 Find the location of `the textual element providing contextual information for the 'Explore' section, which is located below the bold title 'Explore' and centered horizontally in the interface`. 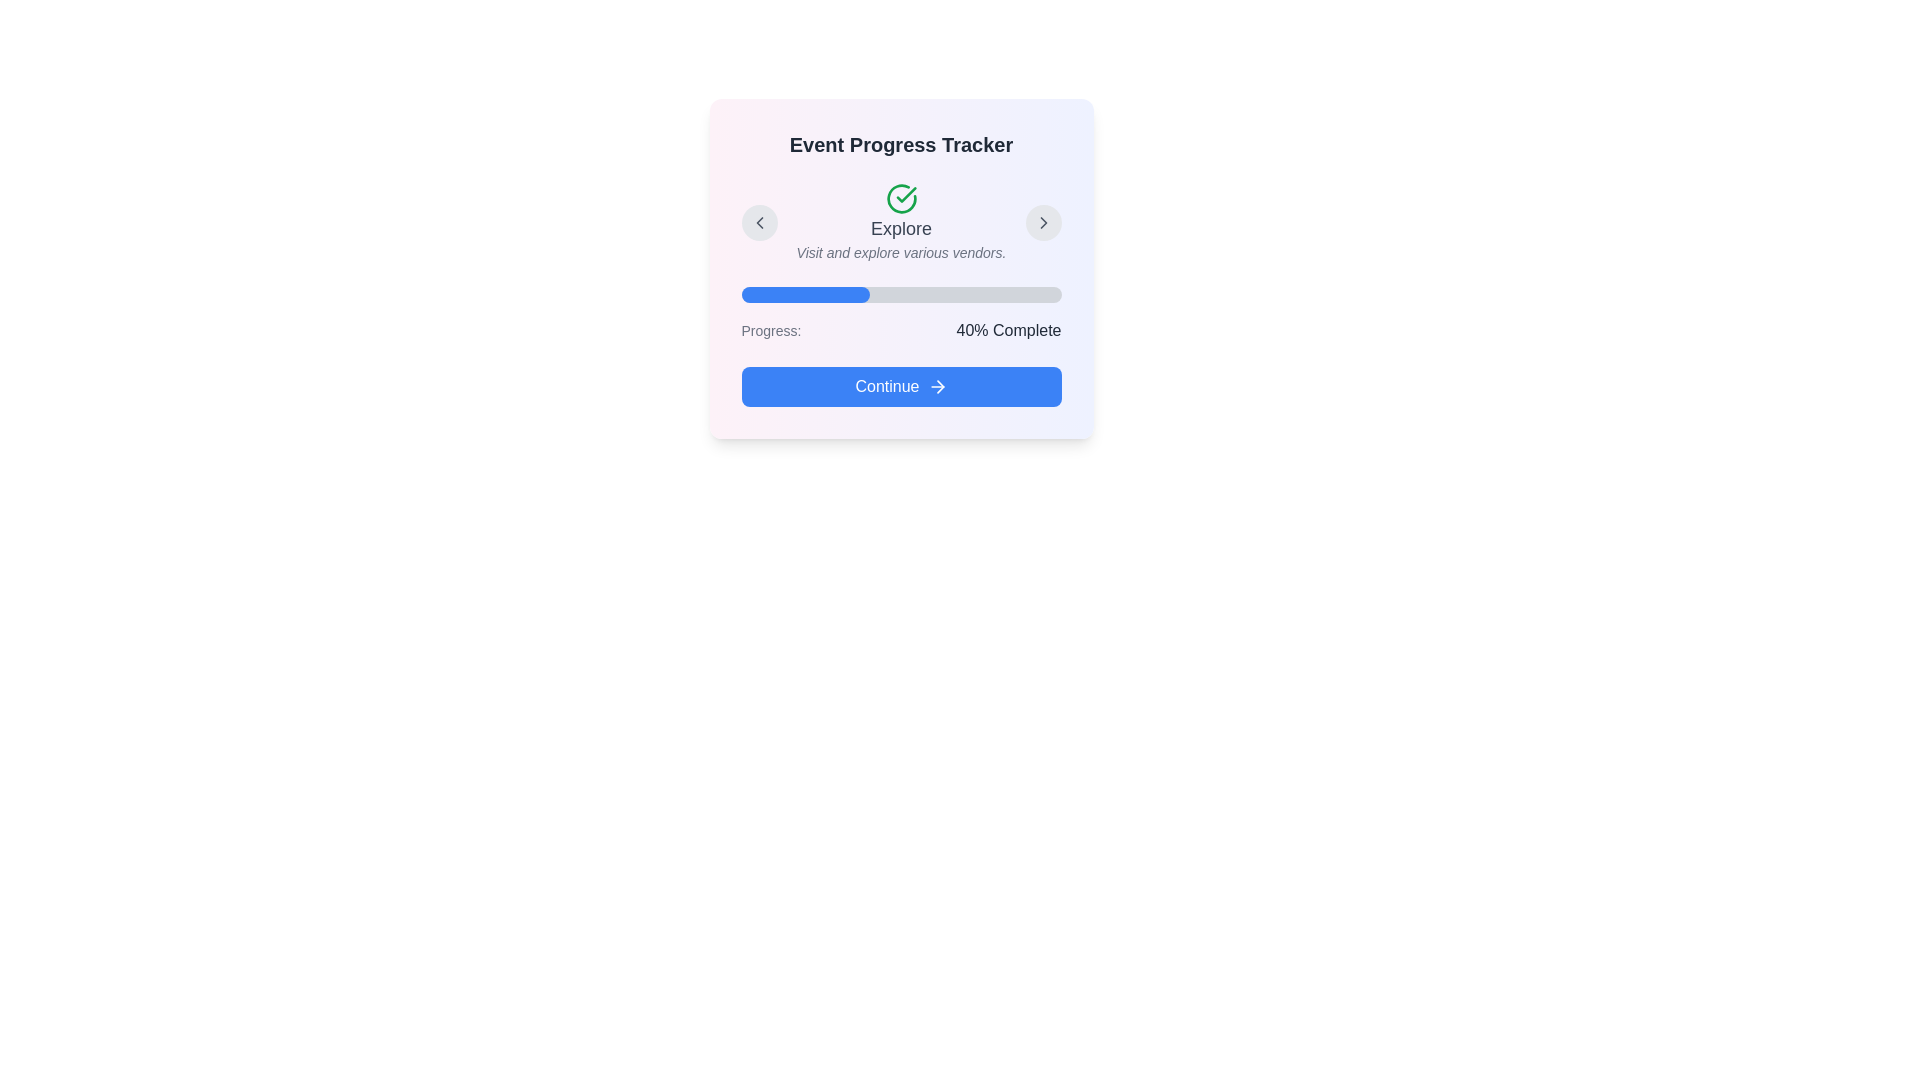

the textual element providing contextual information for the 'Explore' section, which is located below the bold title 'Explore' and centered horizontally in the interface is located at coordinates (900, 252).